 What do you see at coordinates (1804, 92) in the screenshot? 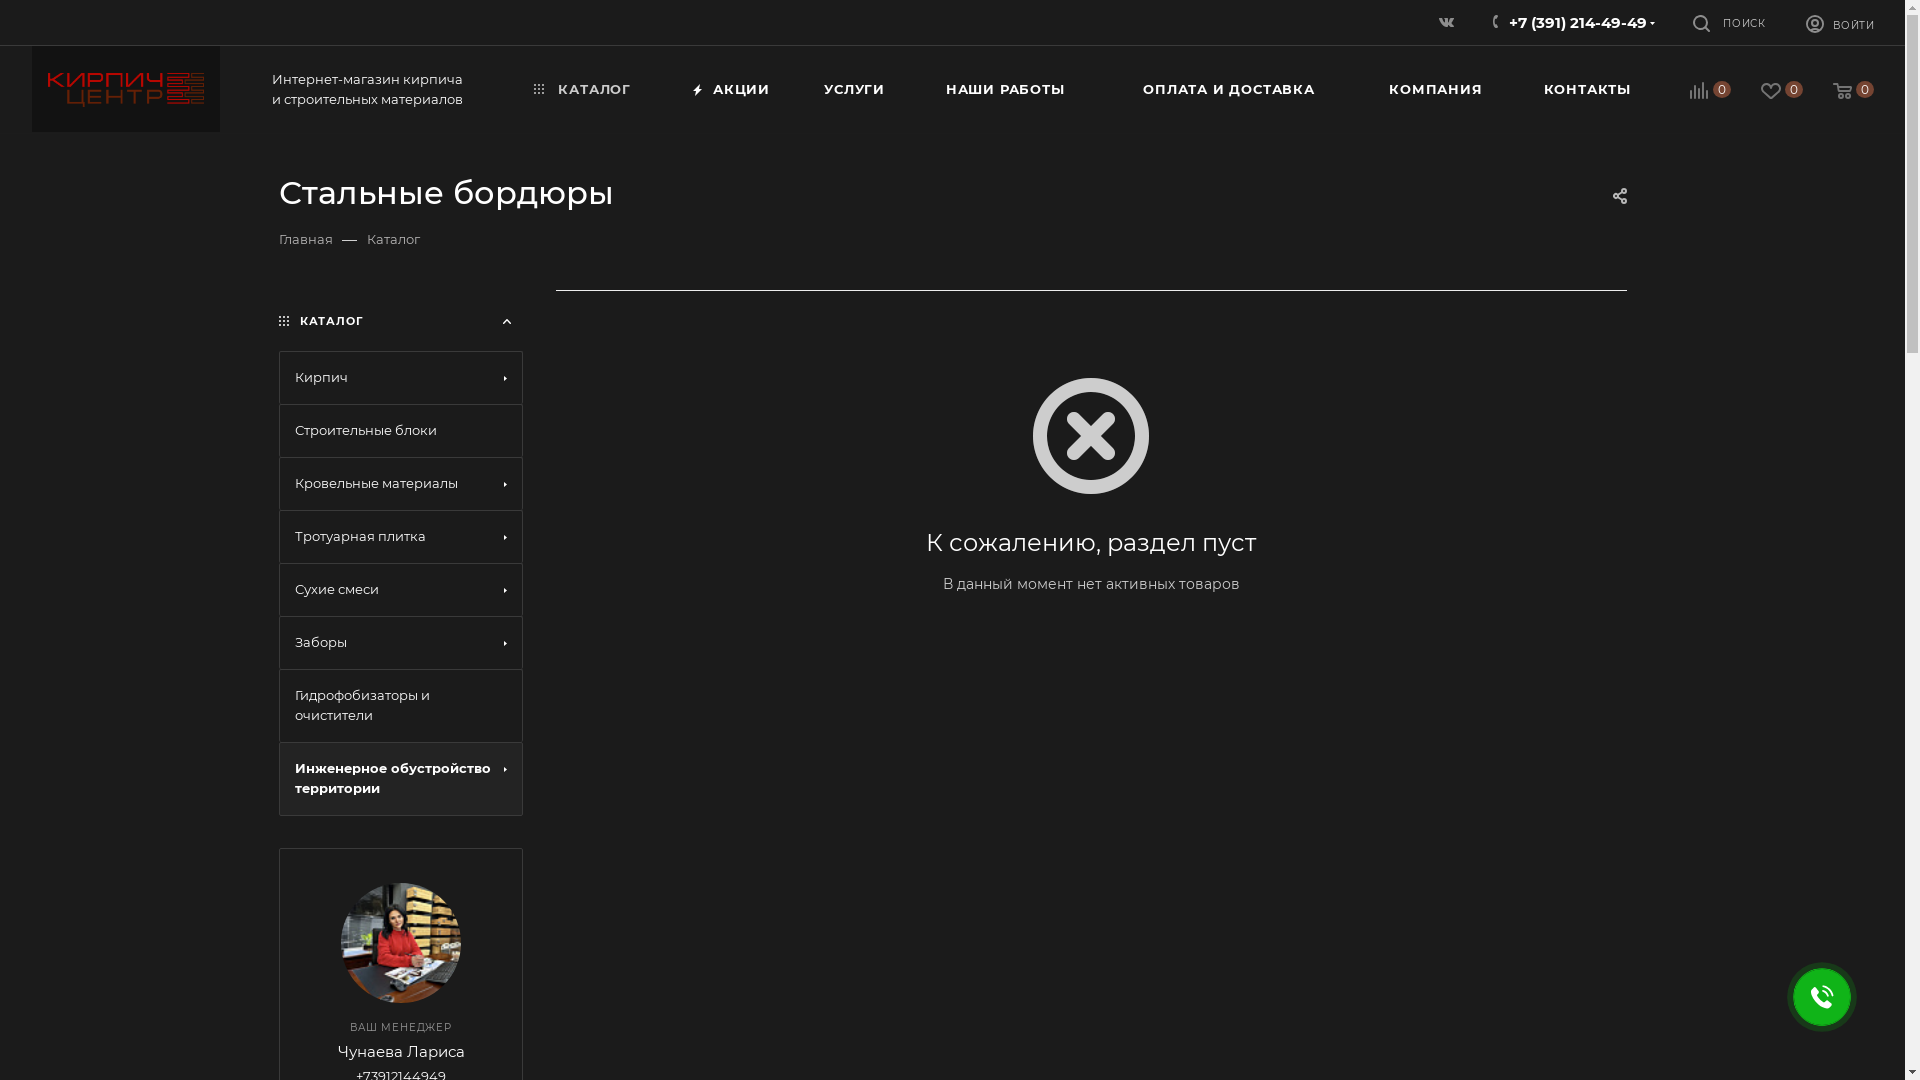
I see `'0'` at bounding box center [1804, 92].